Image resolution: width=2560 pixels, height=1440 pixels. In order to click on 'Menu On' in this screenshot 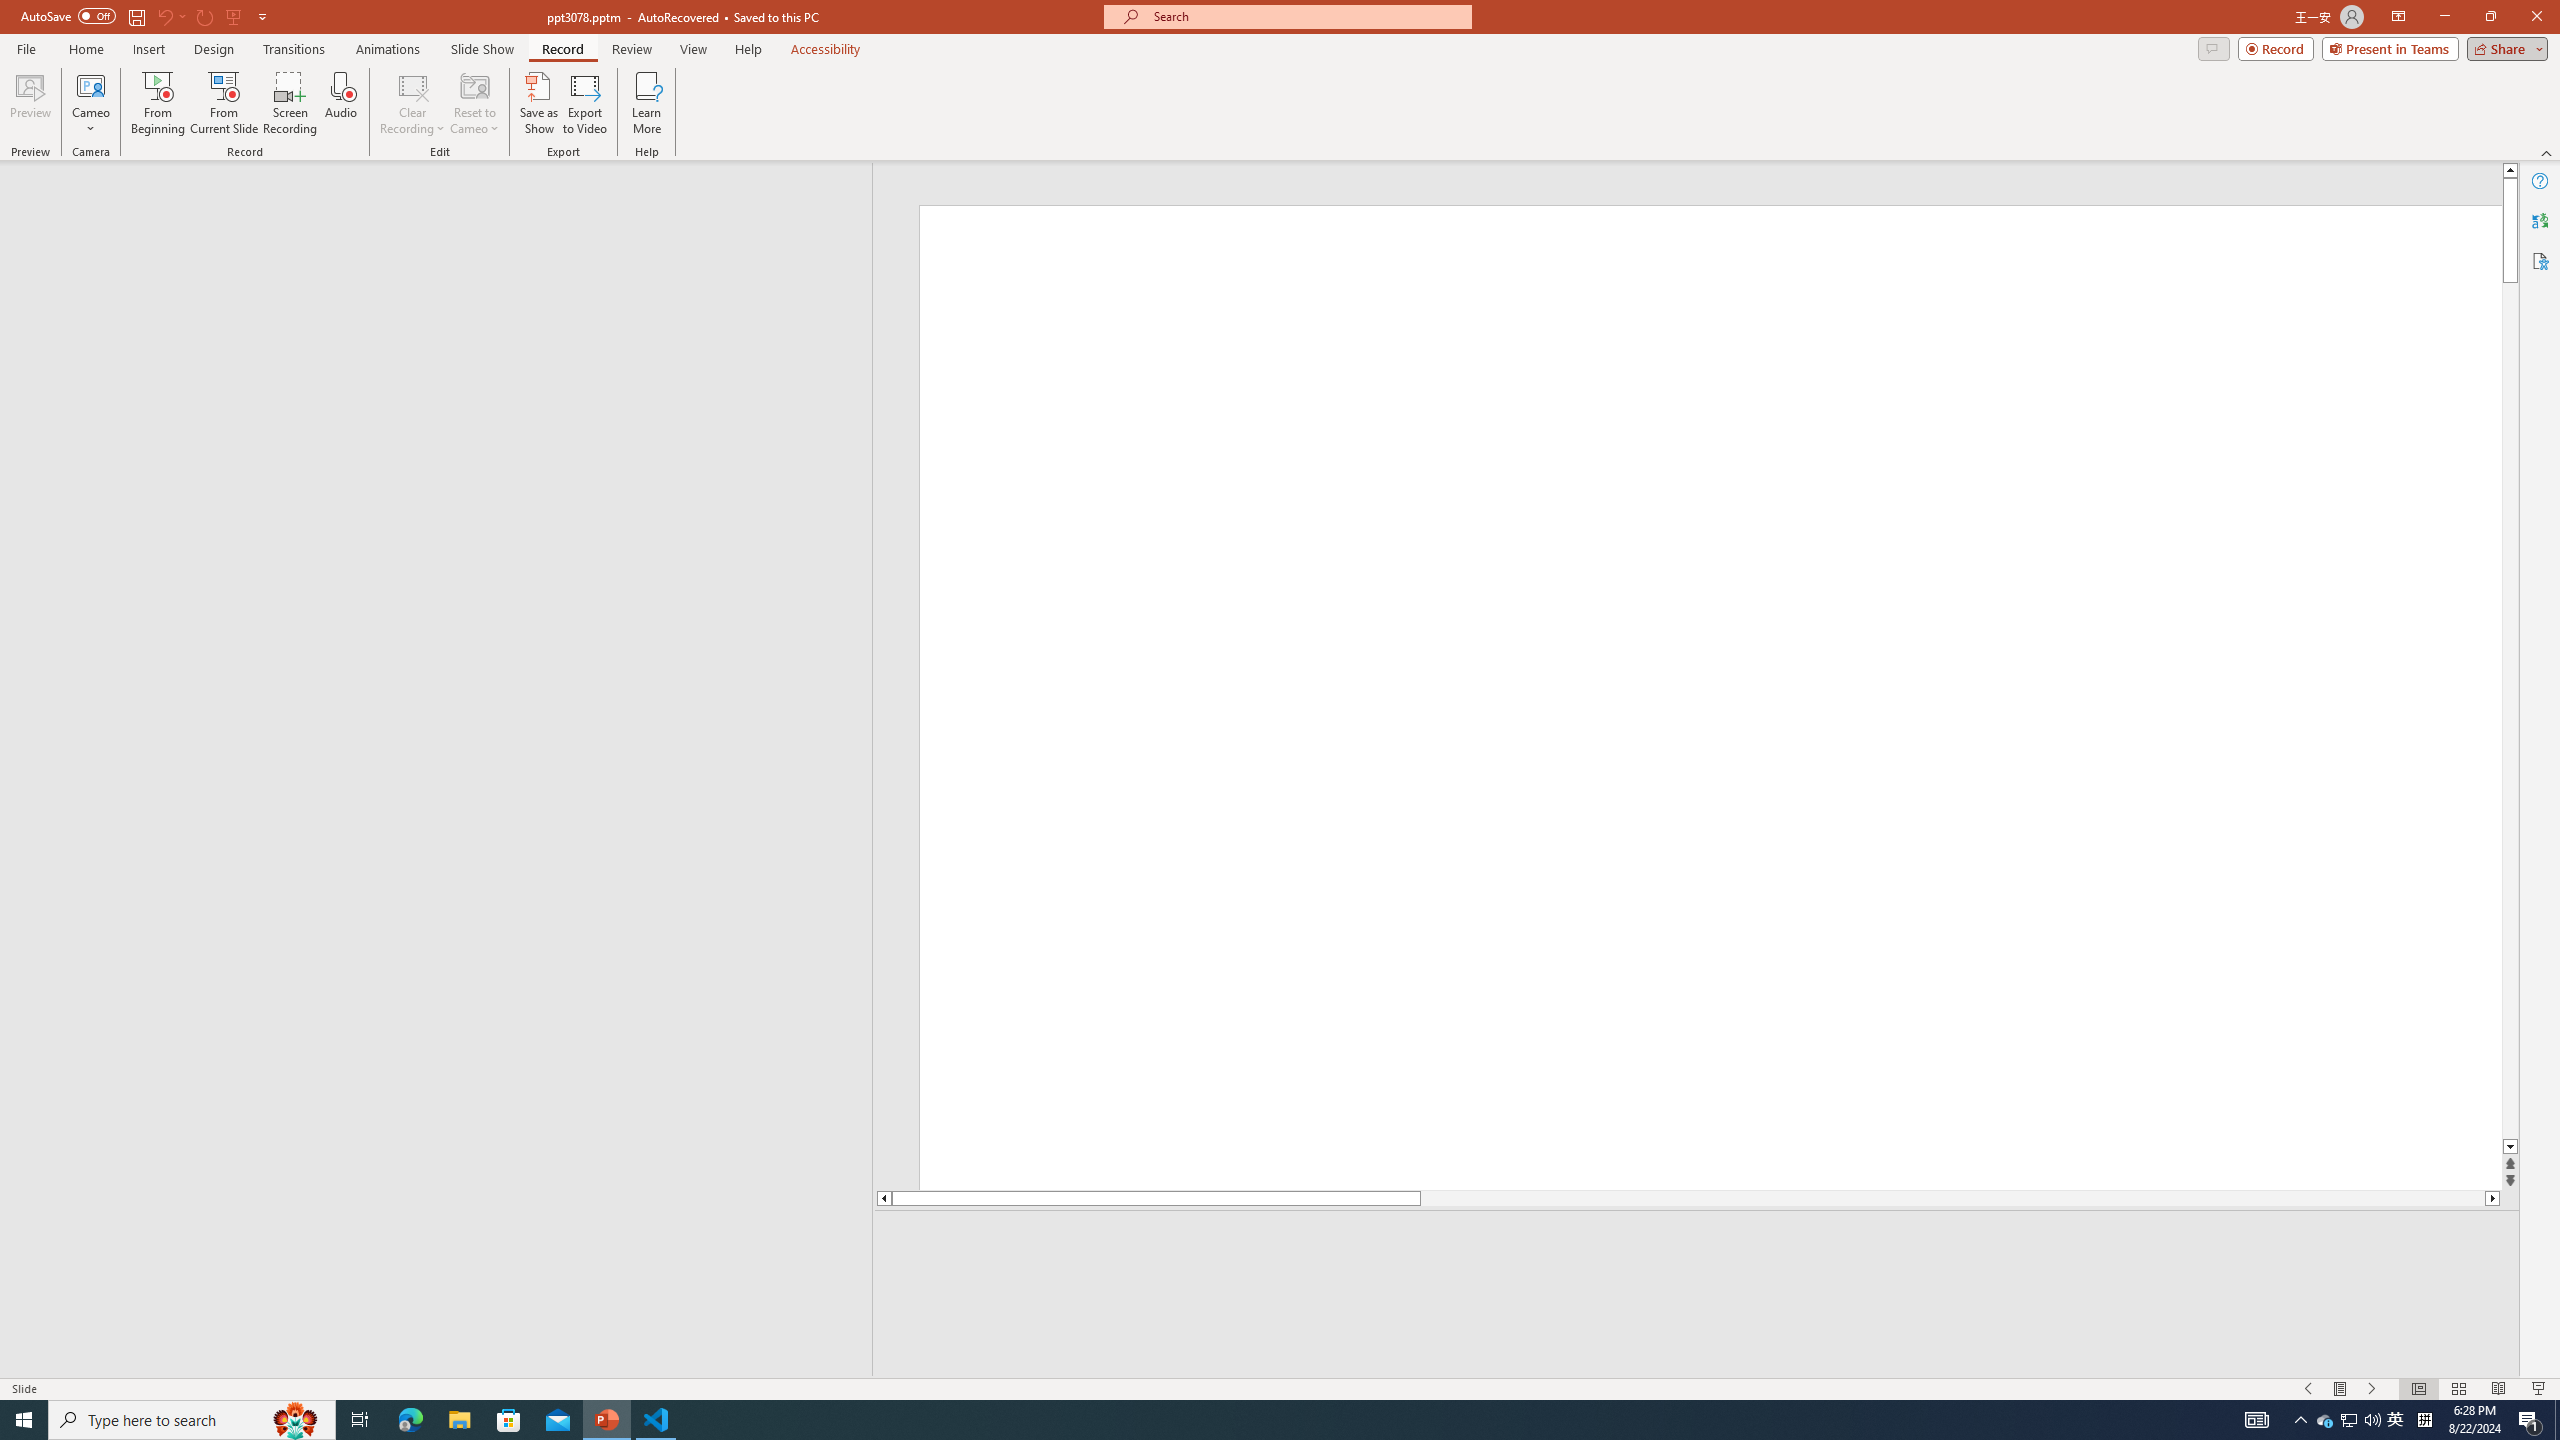, I will do `click(2340, 1389)`.